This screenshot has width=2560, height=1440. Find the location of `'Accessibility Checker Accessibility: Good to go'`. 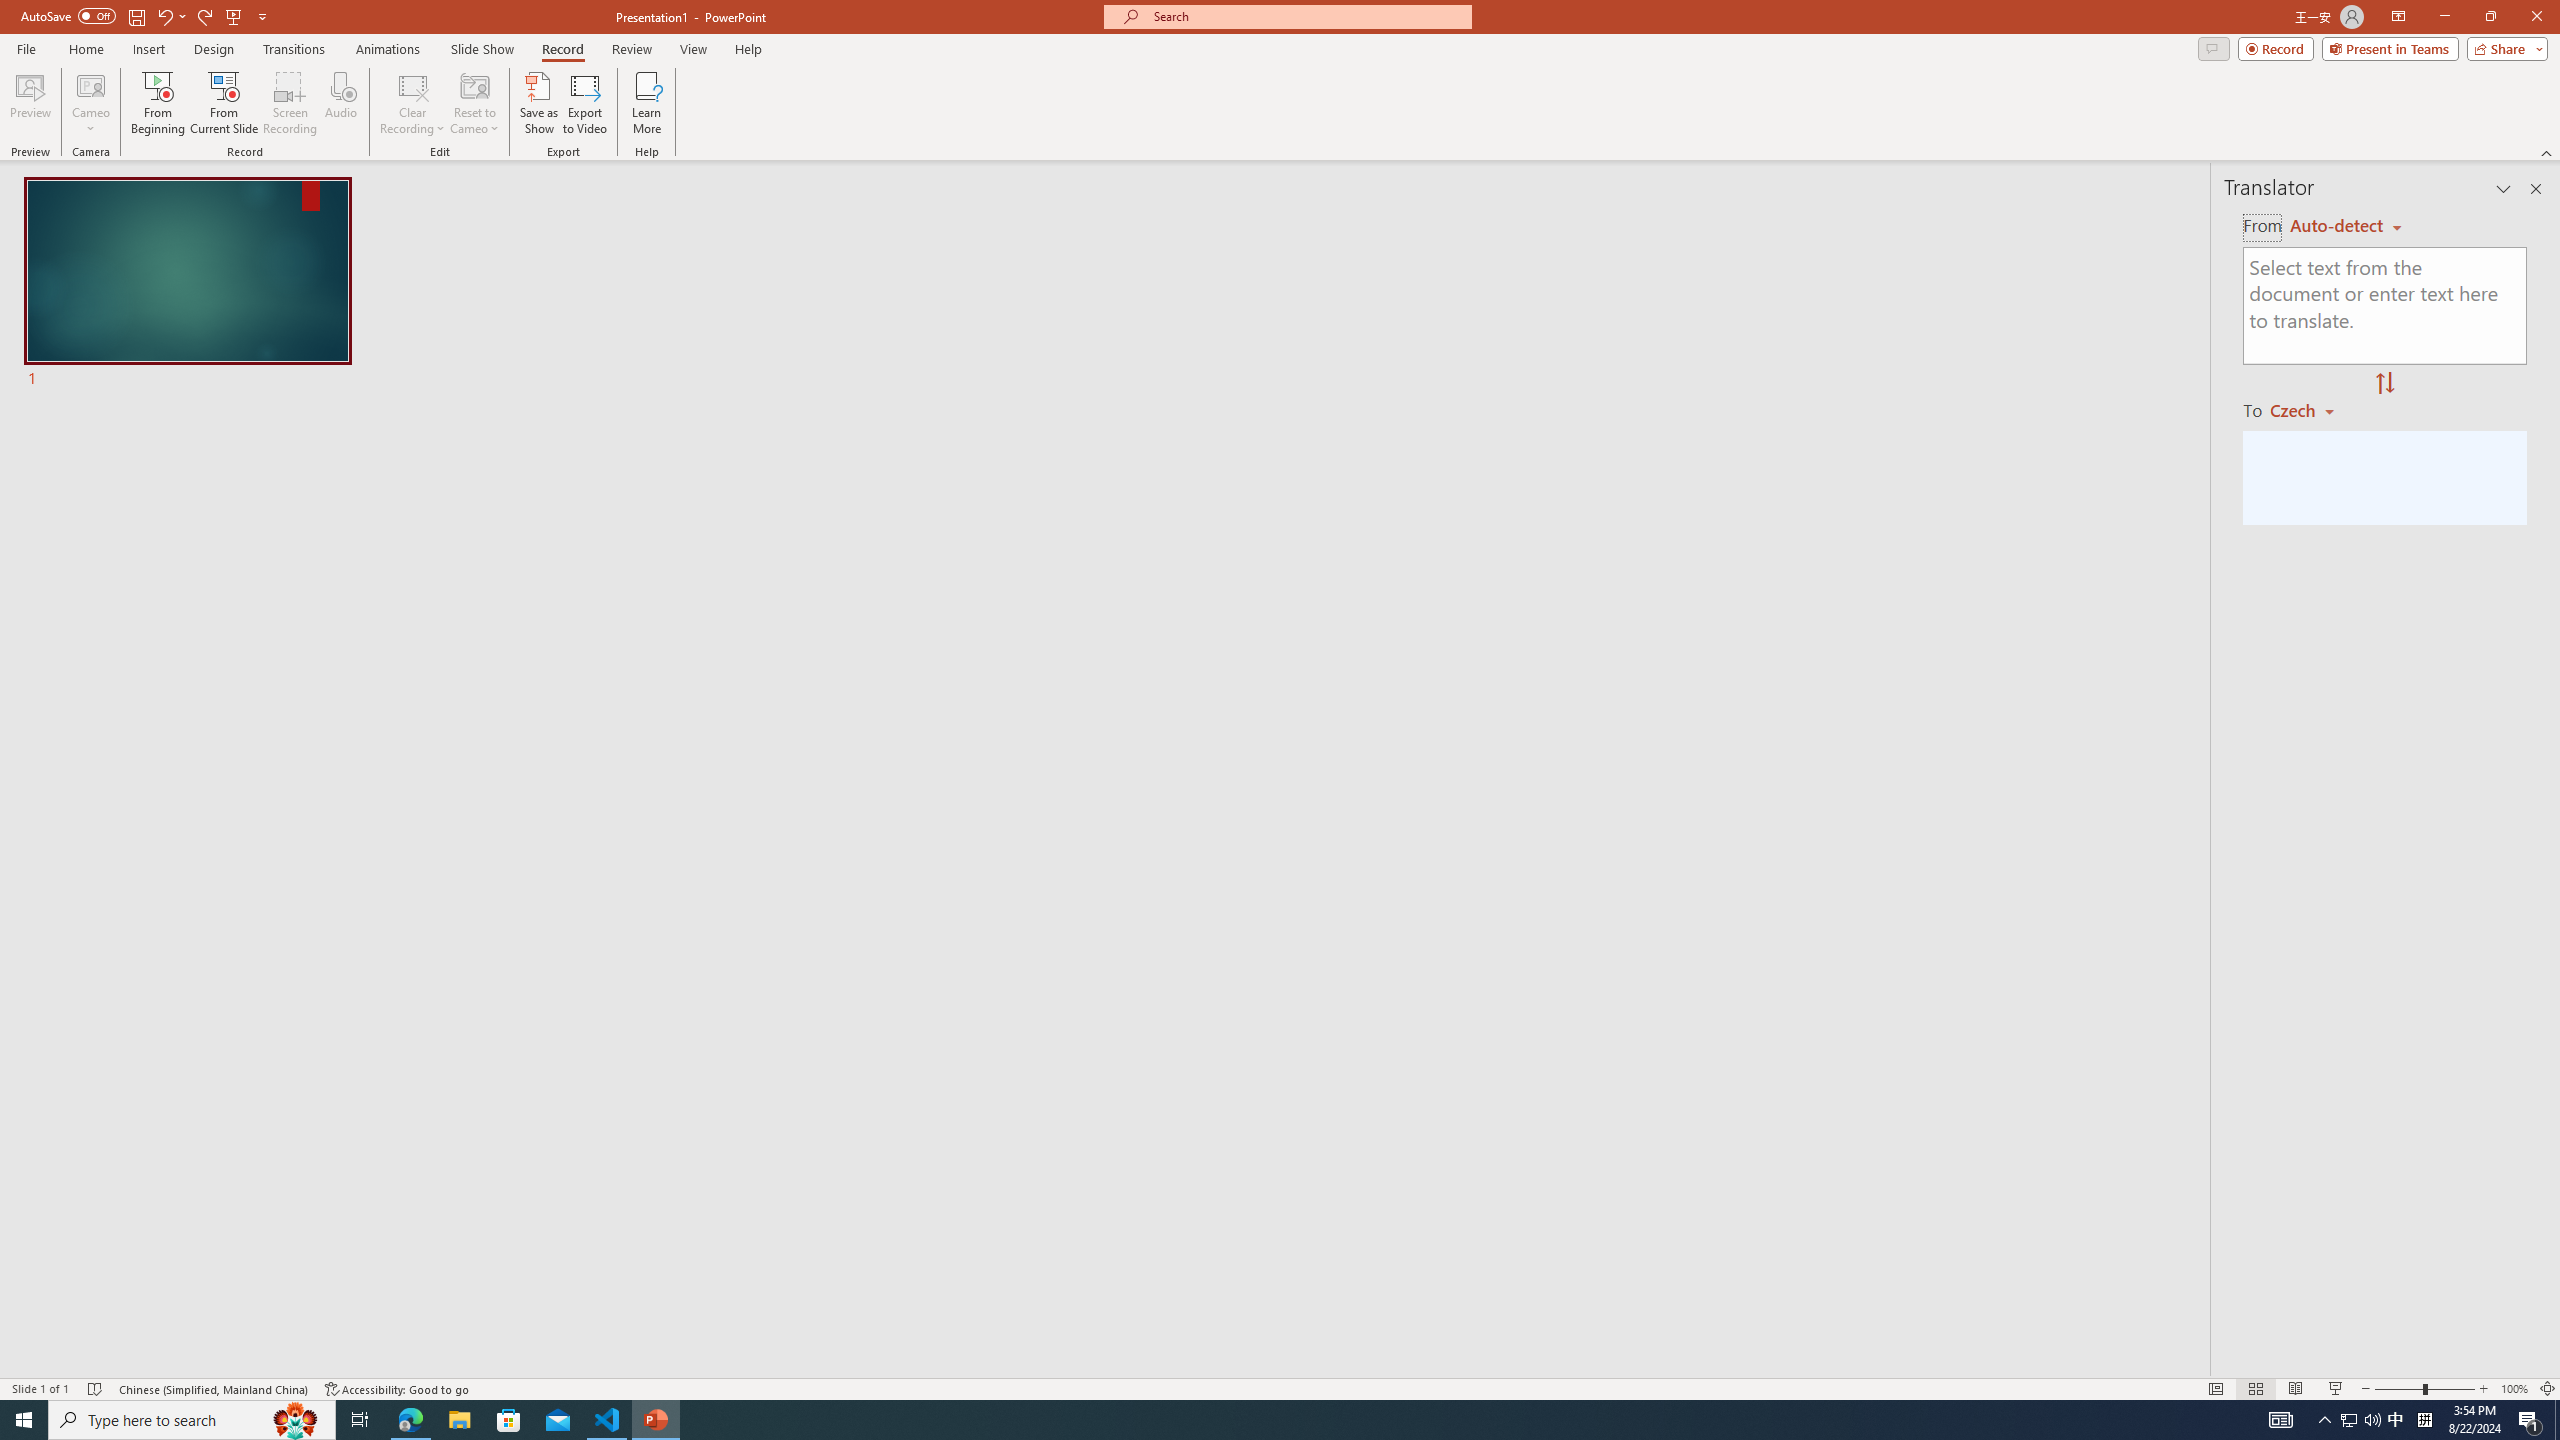

'Accessibility Checker Accessibility: Good to go' is located at coordinates (398, 1389).